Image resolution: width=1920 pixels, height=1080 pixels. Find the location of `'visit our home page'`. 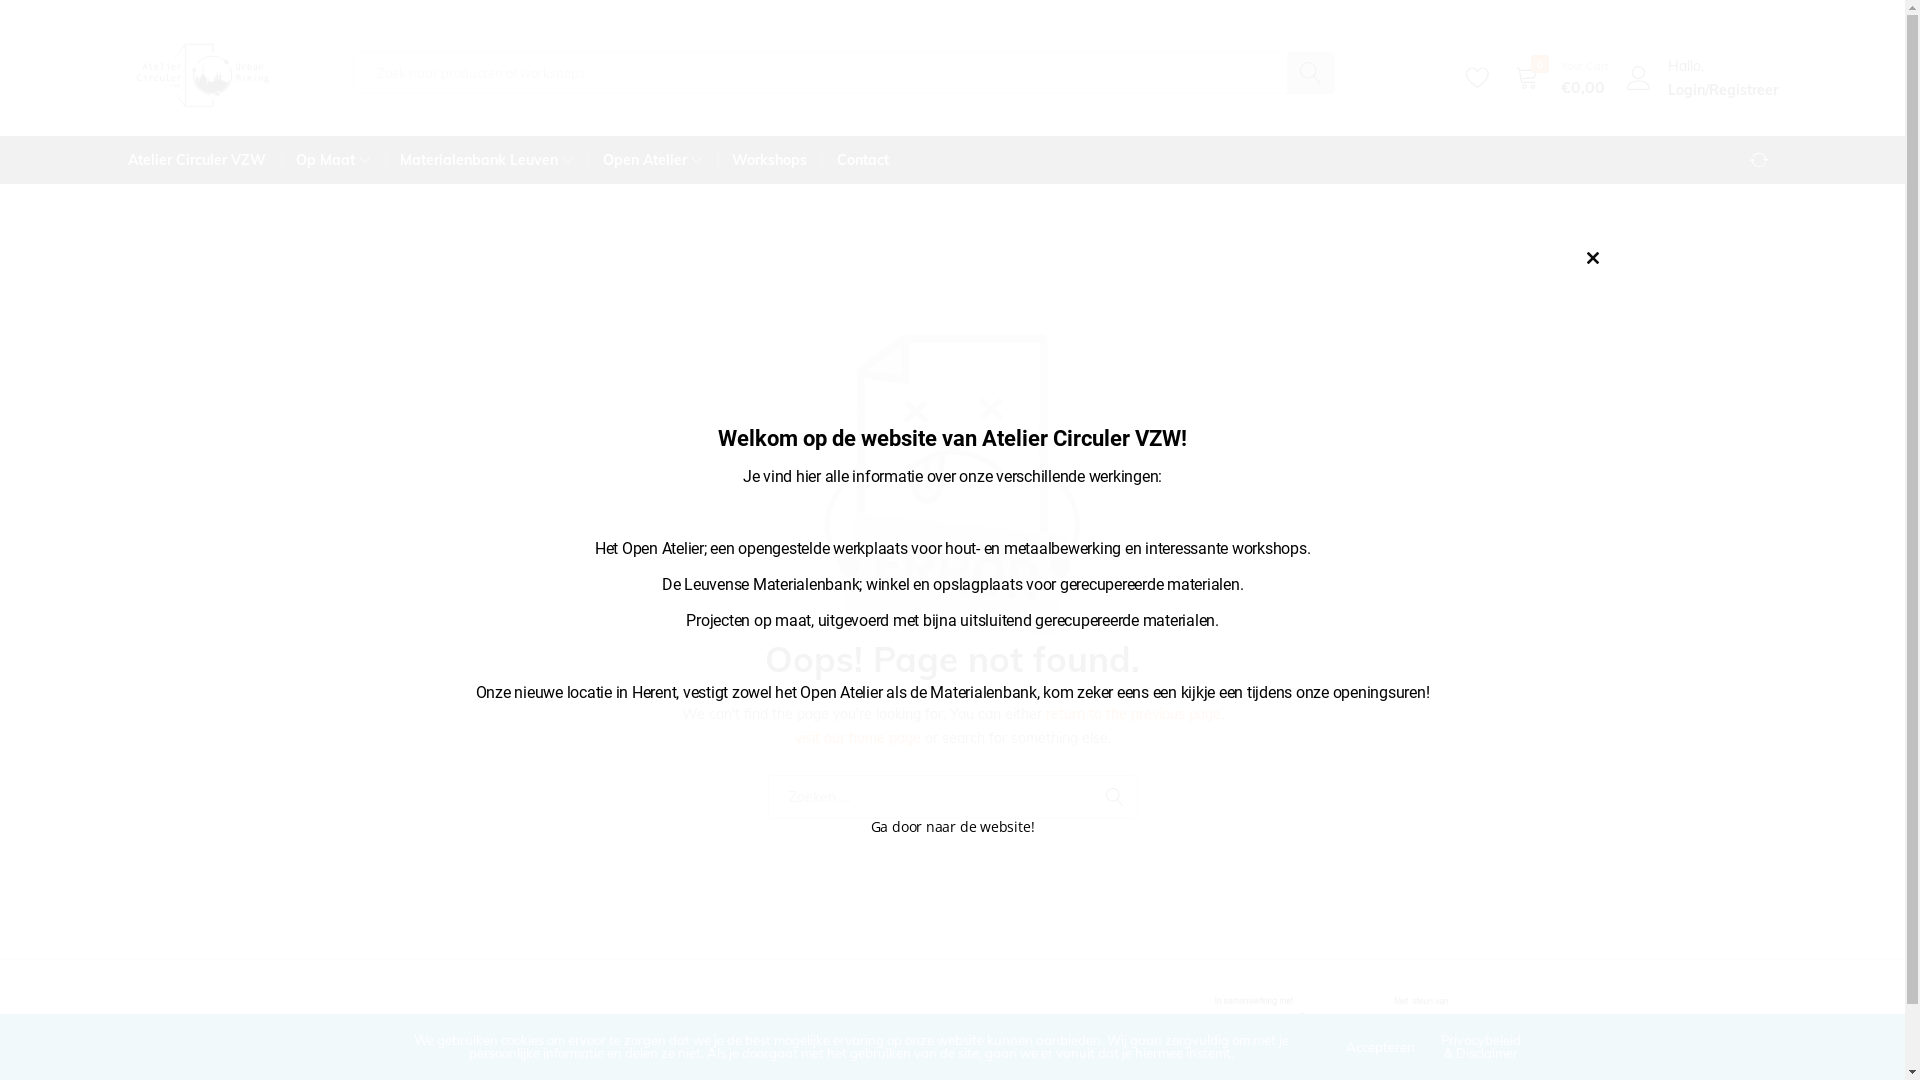

'visit our home page' is located at coordinates (857, 737).